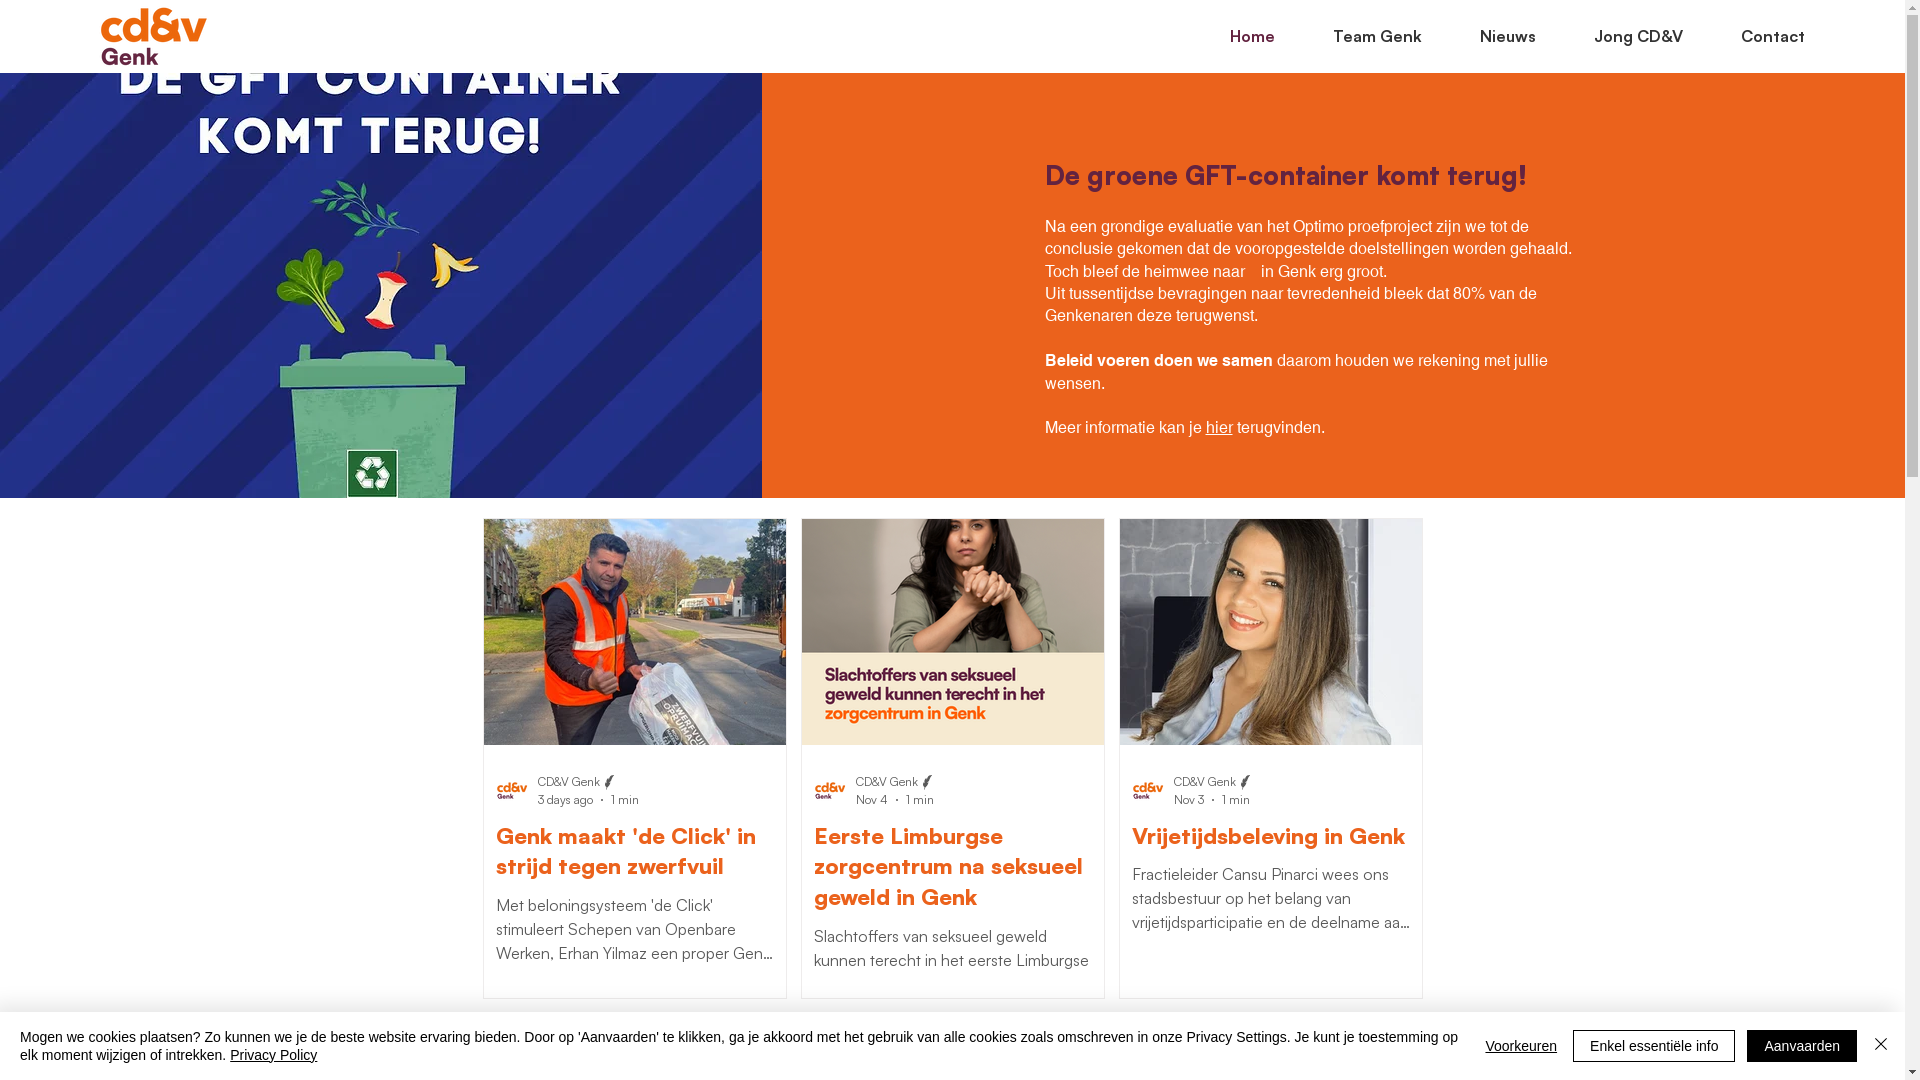 Image resolution: width=1920 pixels, height=1080 pixels. What do you see at coordinates (1237, 35) in the screenshot?
I see `'Home'` at bounding box center [1237, 35].